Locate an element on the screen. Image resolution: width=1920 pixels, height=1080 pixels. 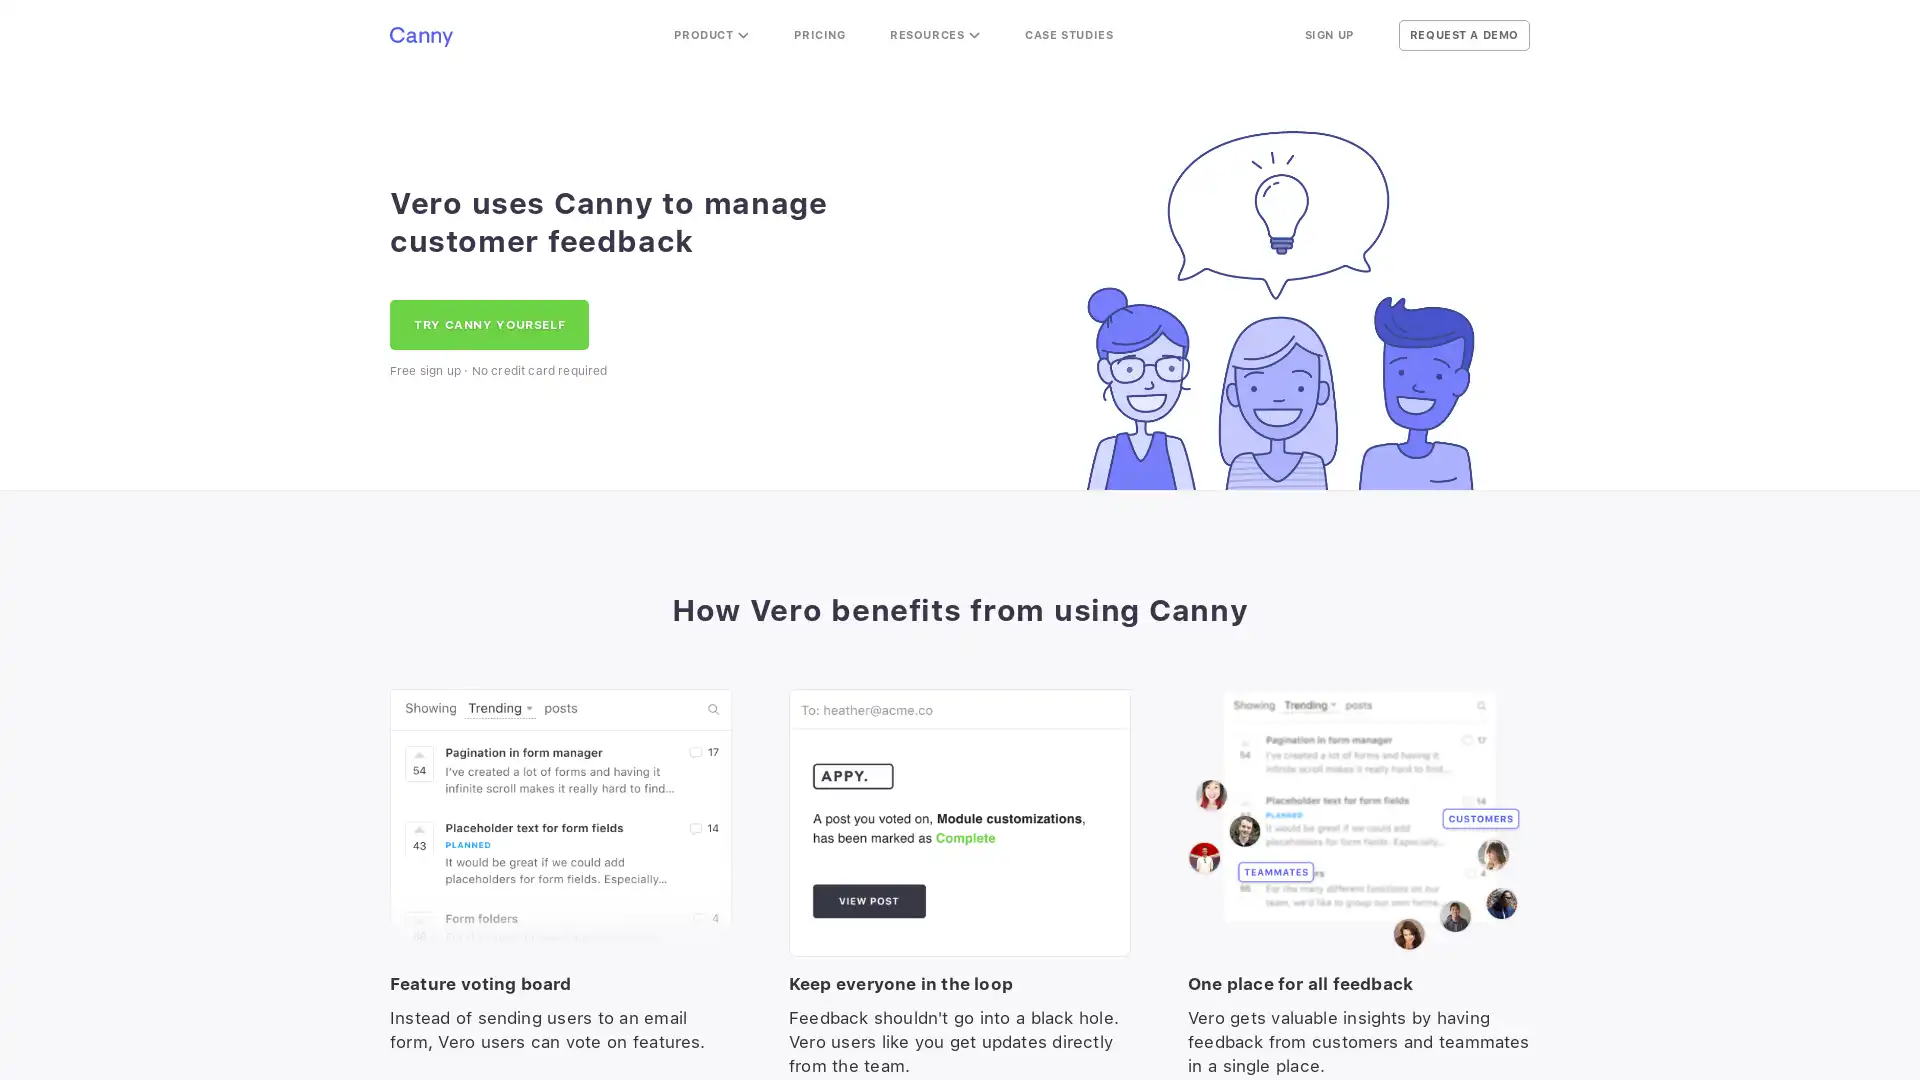
TRY CANNY YOURSELF is located at coordinates (489, 323).